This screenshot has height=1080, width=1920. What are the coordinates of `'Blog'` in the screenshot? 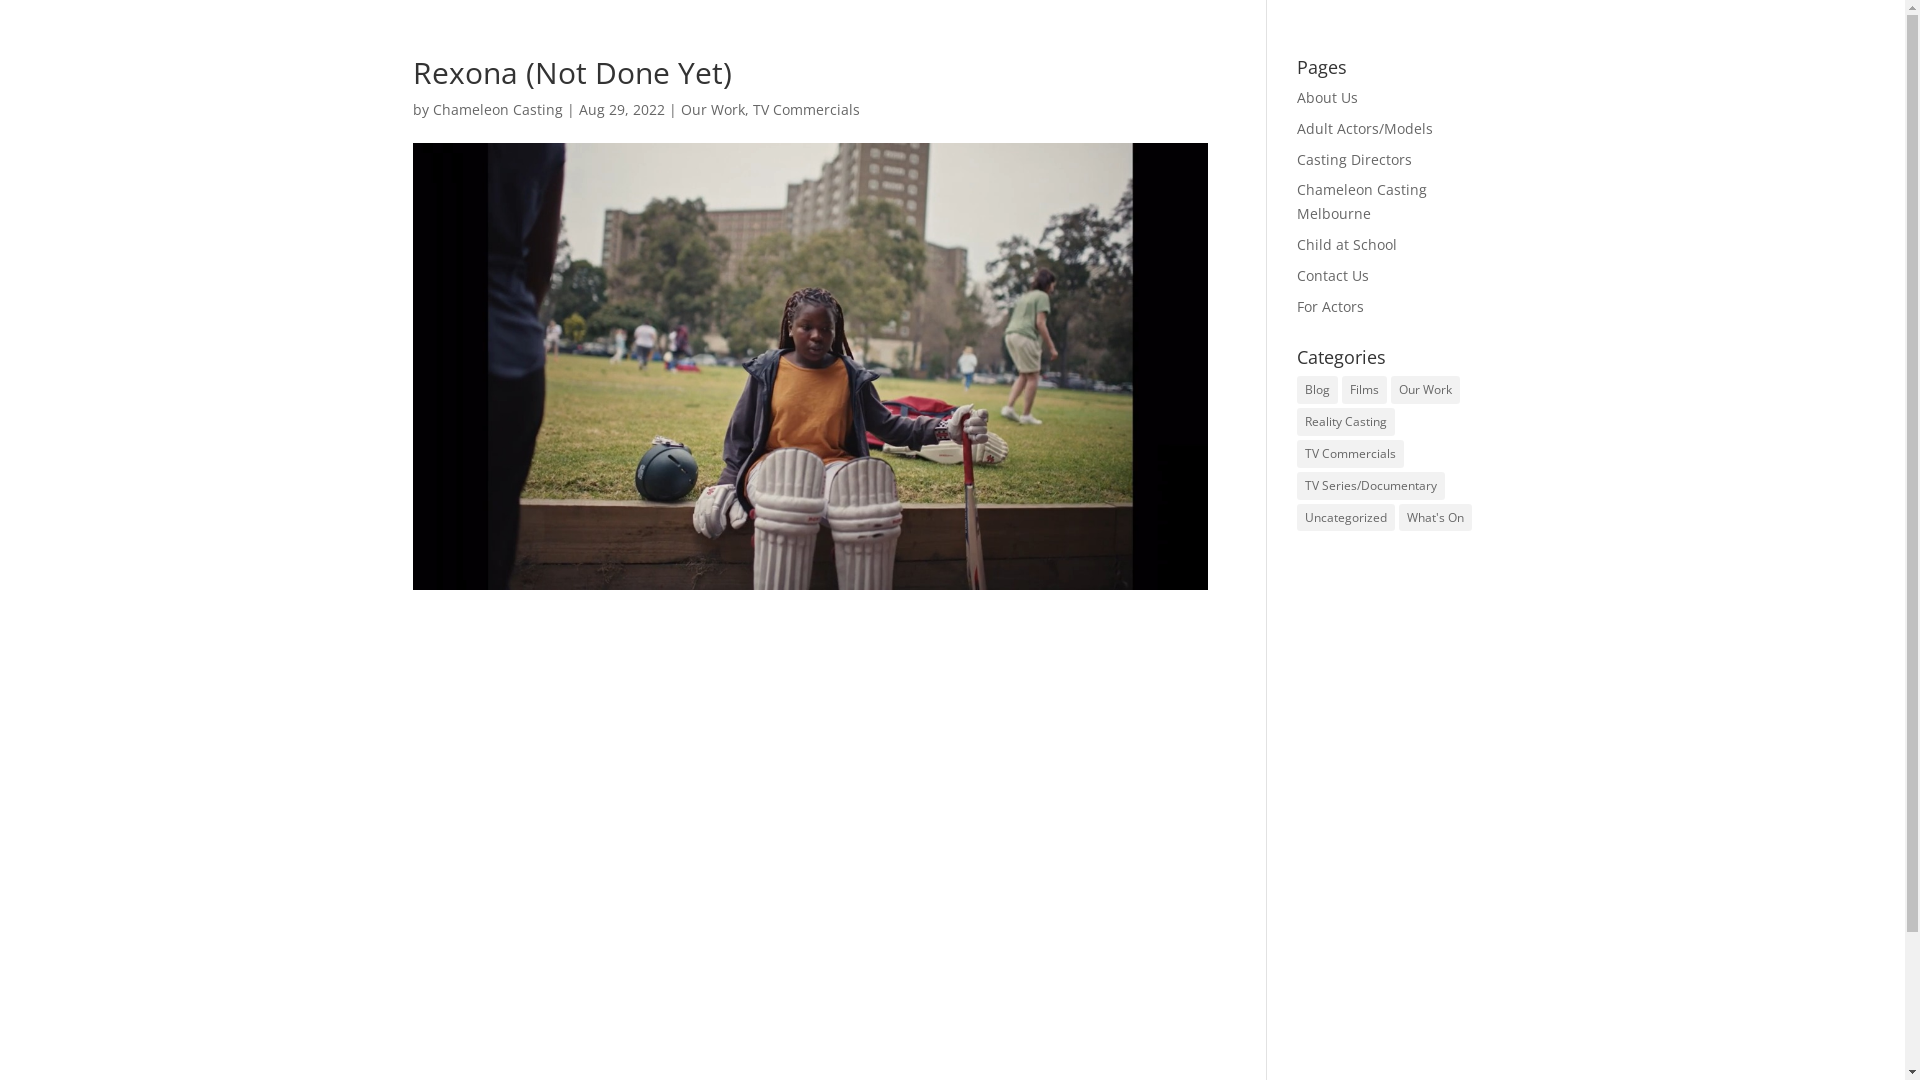 It's located at (1317, 389).